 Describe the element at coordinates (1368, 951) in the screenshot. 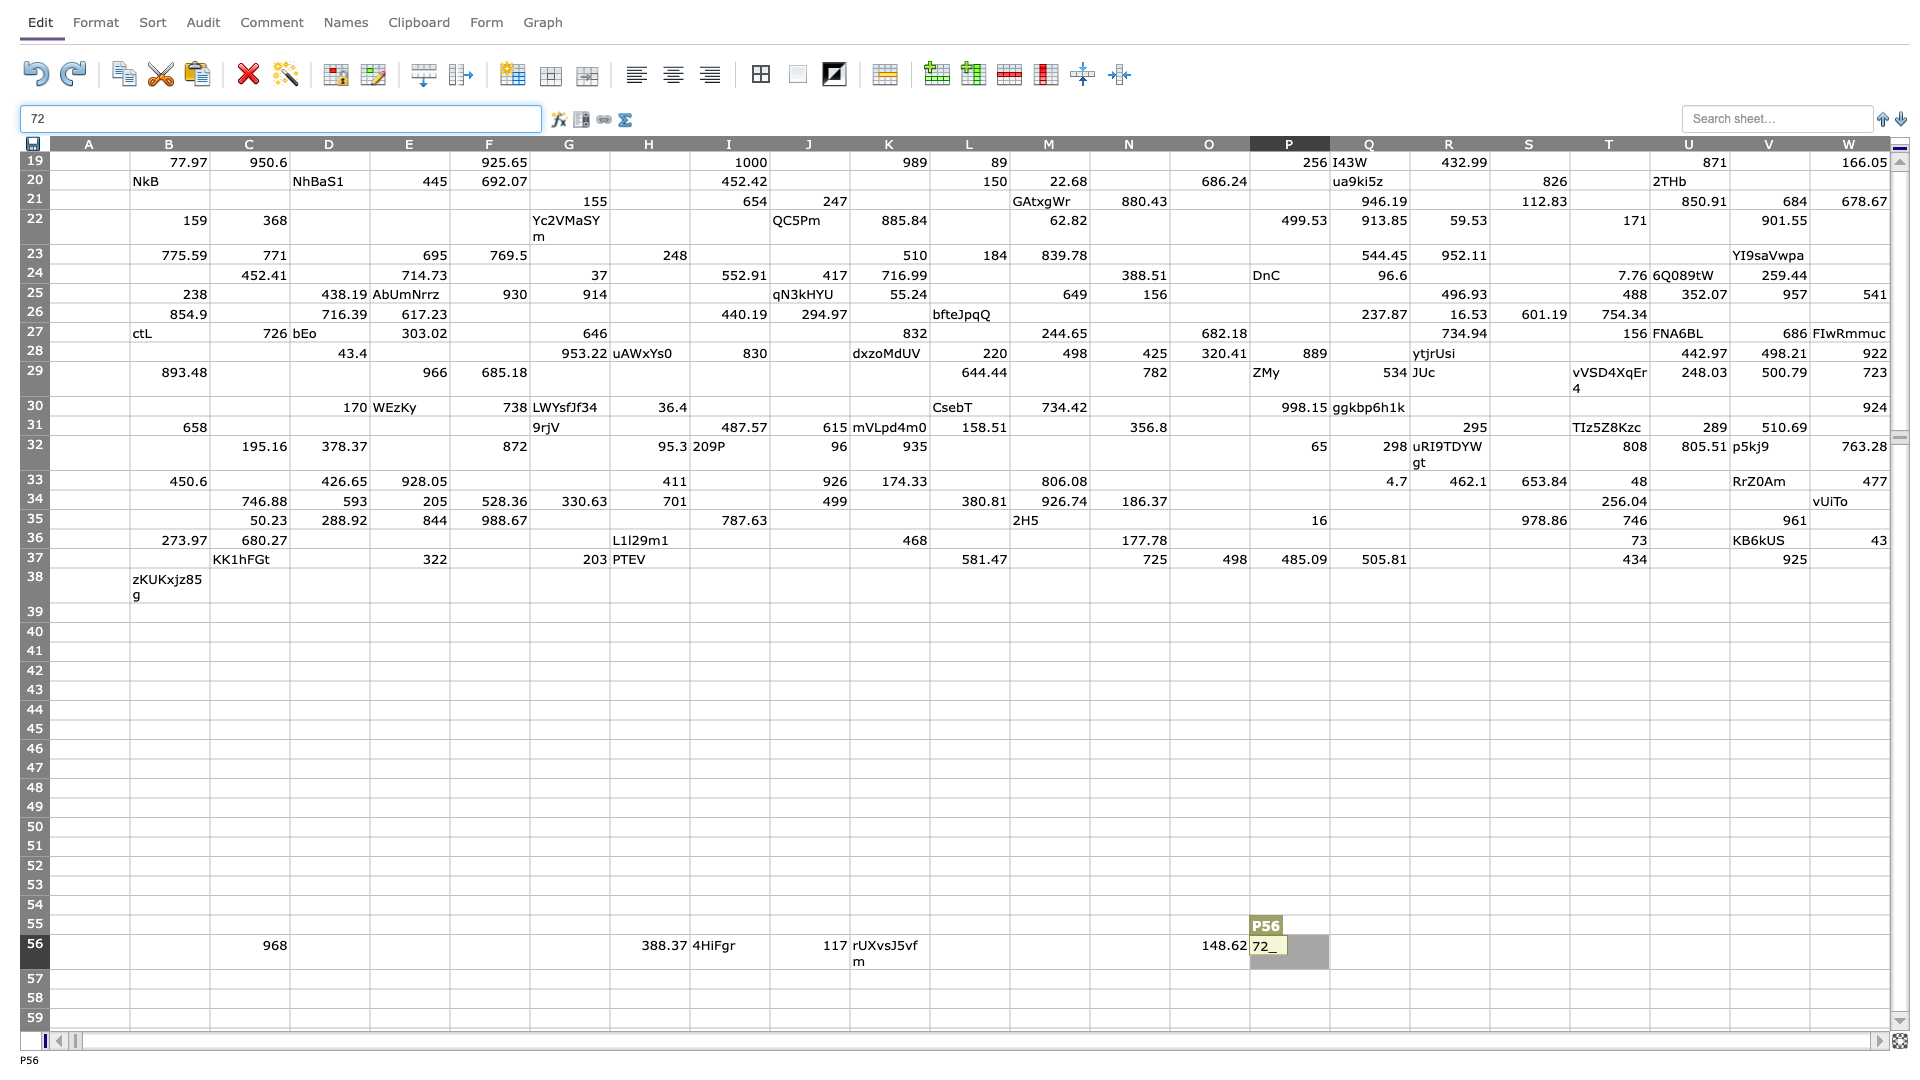

I see `Q56` at that location.